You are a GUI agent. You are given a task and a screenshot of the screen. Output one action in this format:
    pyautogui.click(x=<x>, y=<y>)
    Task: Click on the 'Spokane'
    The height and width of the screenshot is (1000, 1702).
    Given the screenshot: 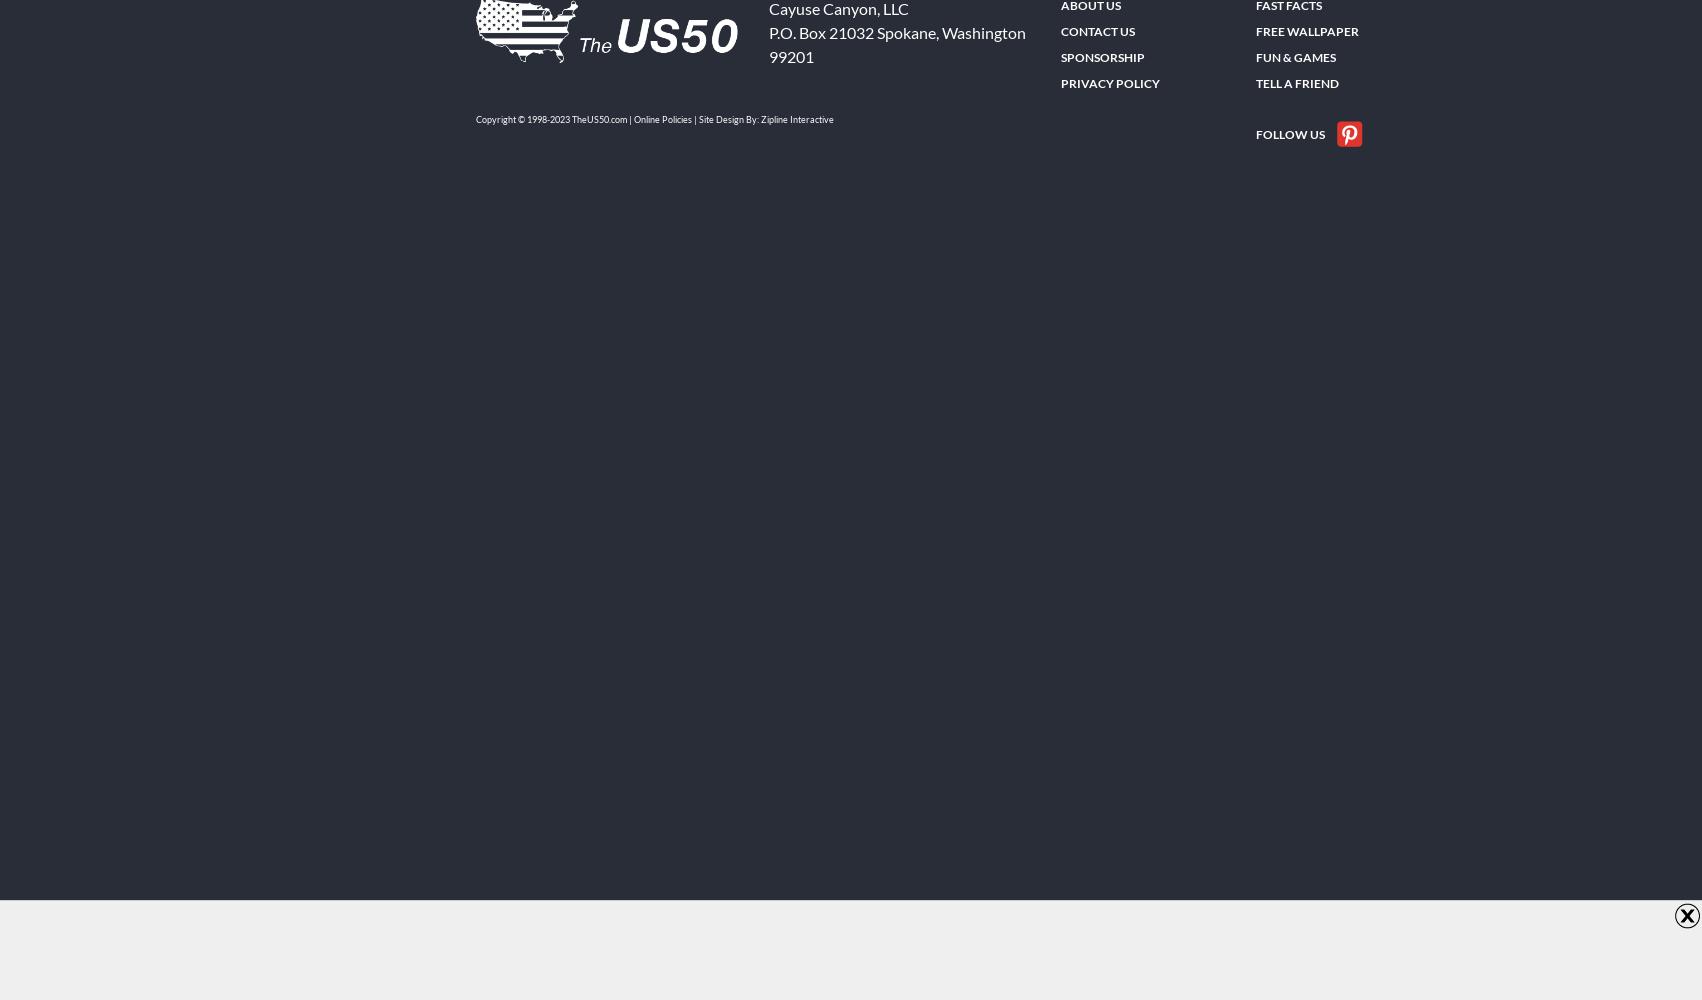 What is the action you would take?
    pyautogui.click(x=876, y=32)
    